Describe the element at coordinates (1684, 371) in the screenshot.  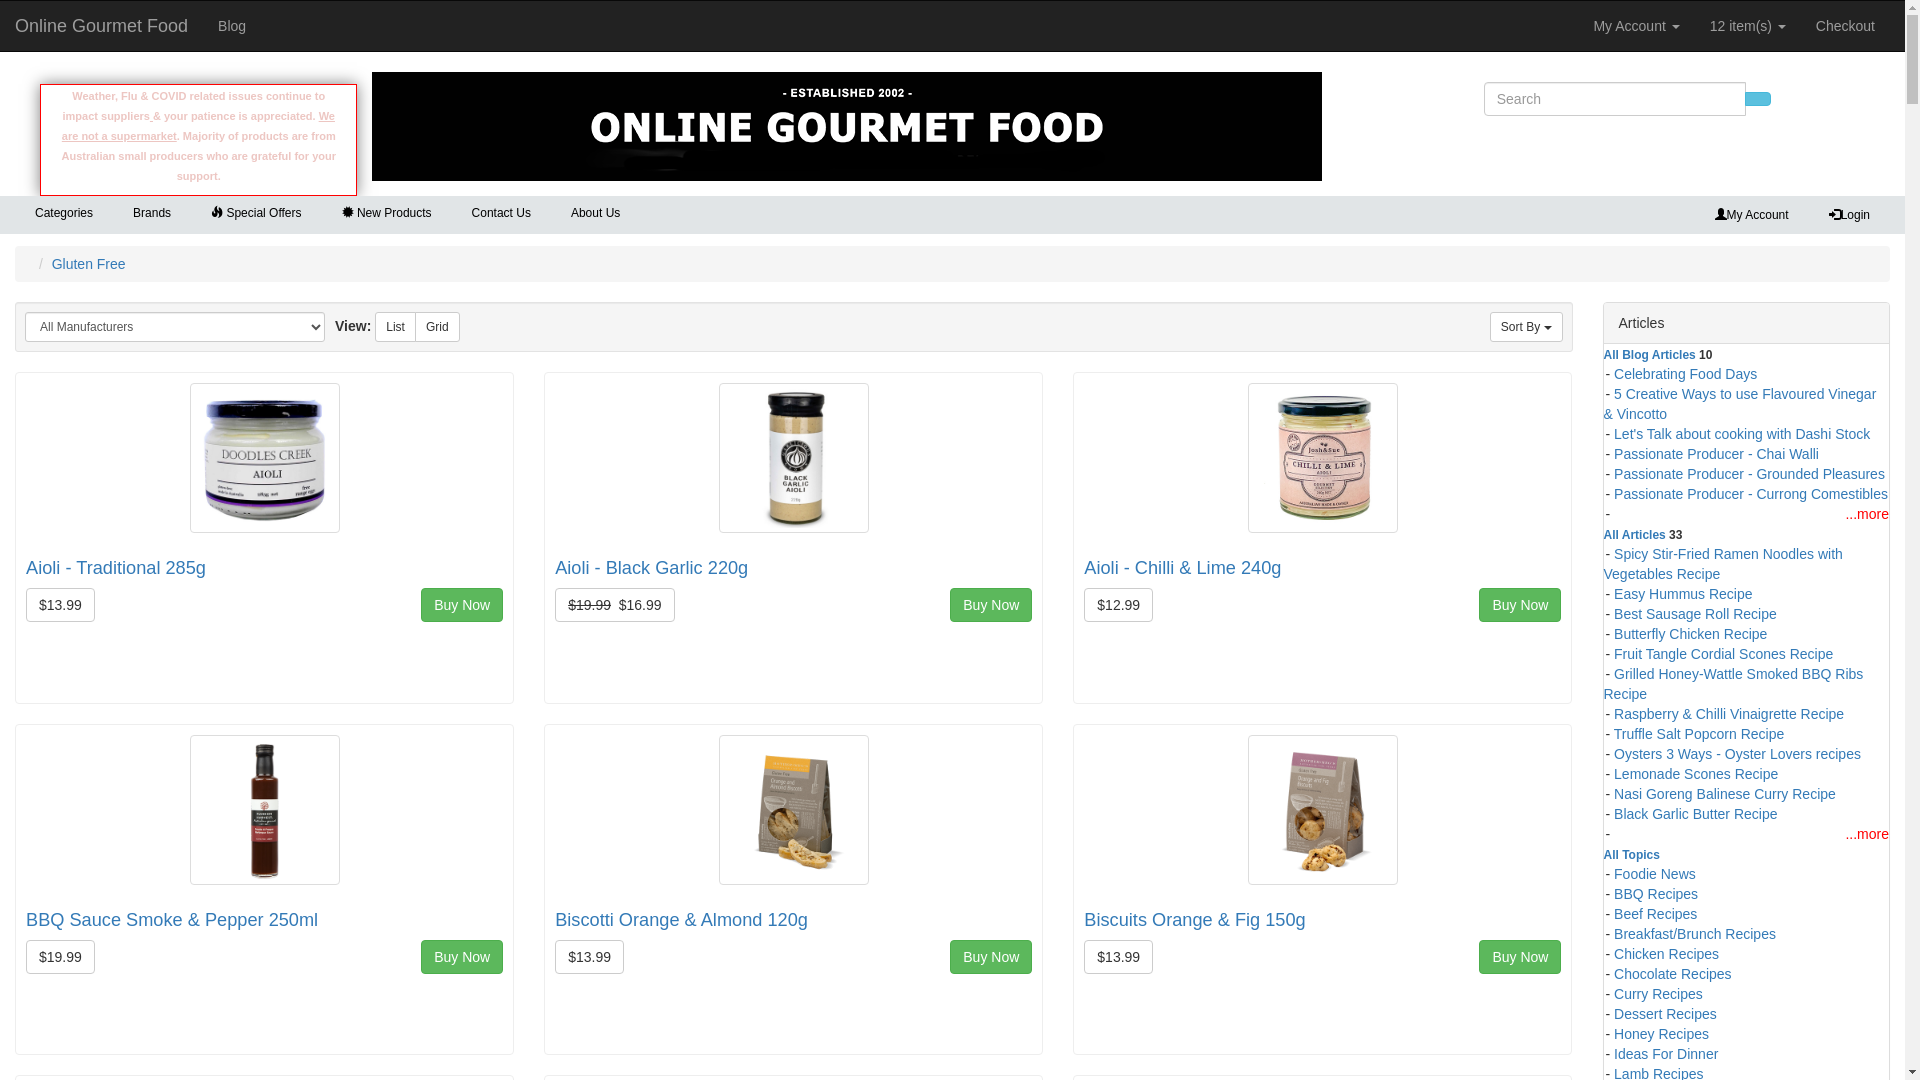
I see `'Celebrating Food Days'` at that location.